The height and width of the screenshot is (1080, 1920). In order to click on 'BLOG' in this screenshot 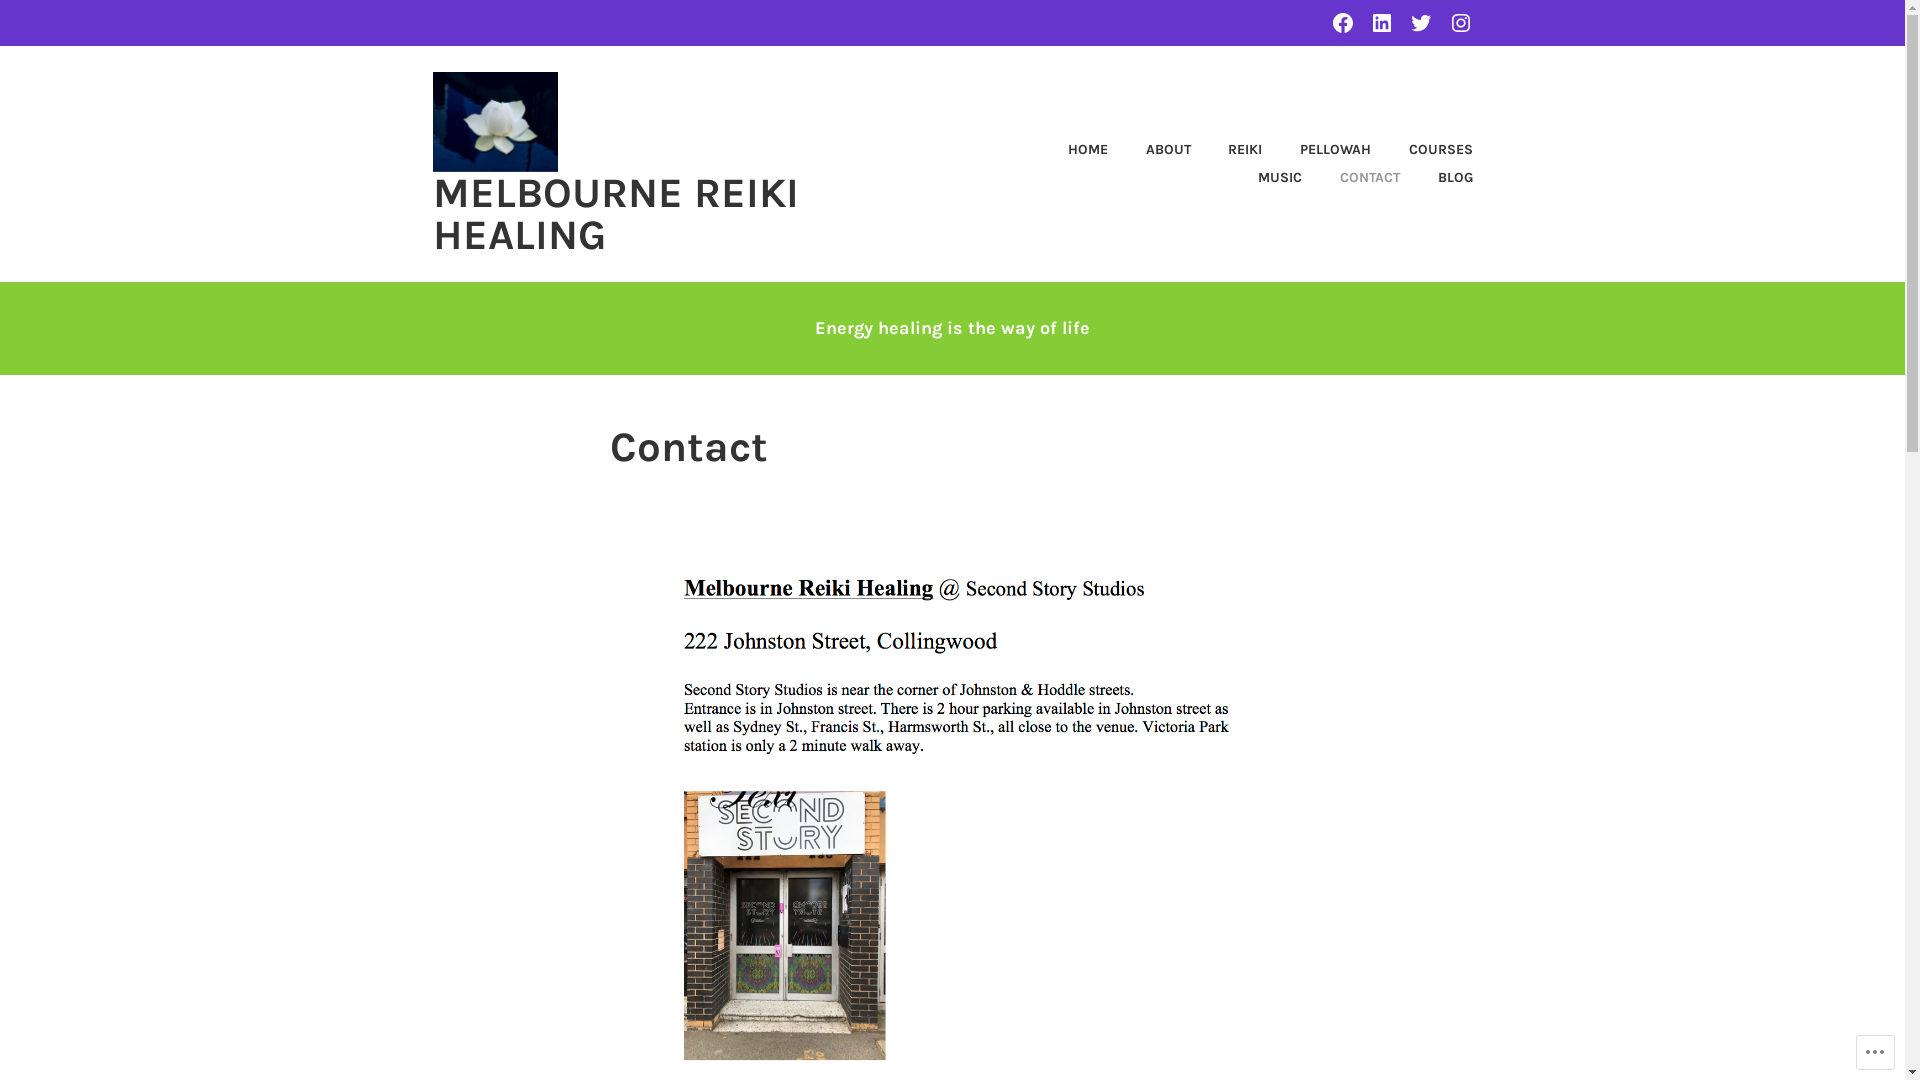, I will do `click(1437, 176)`.